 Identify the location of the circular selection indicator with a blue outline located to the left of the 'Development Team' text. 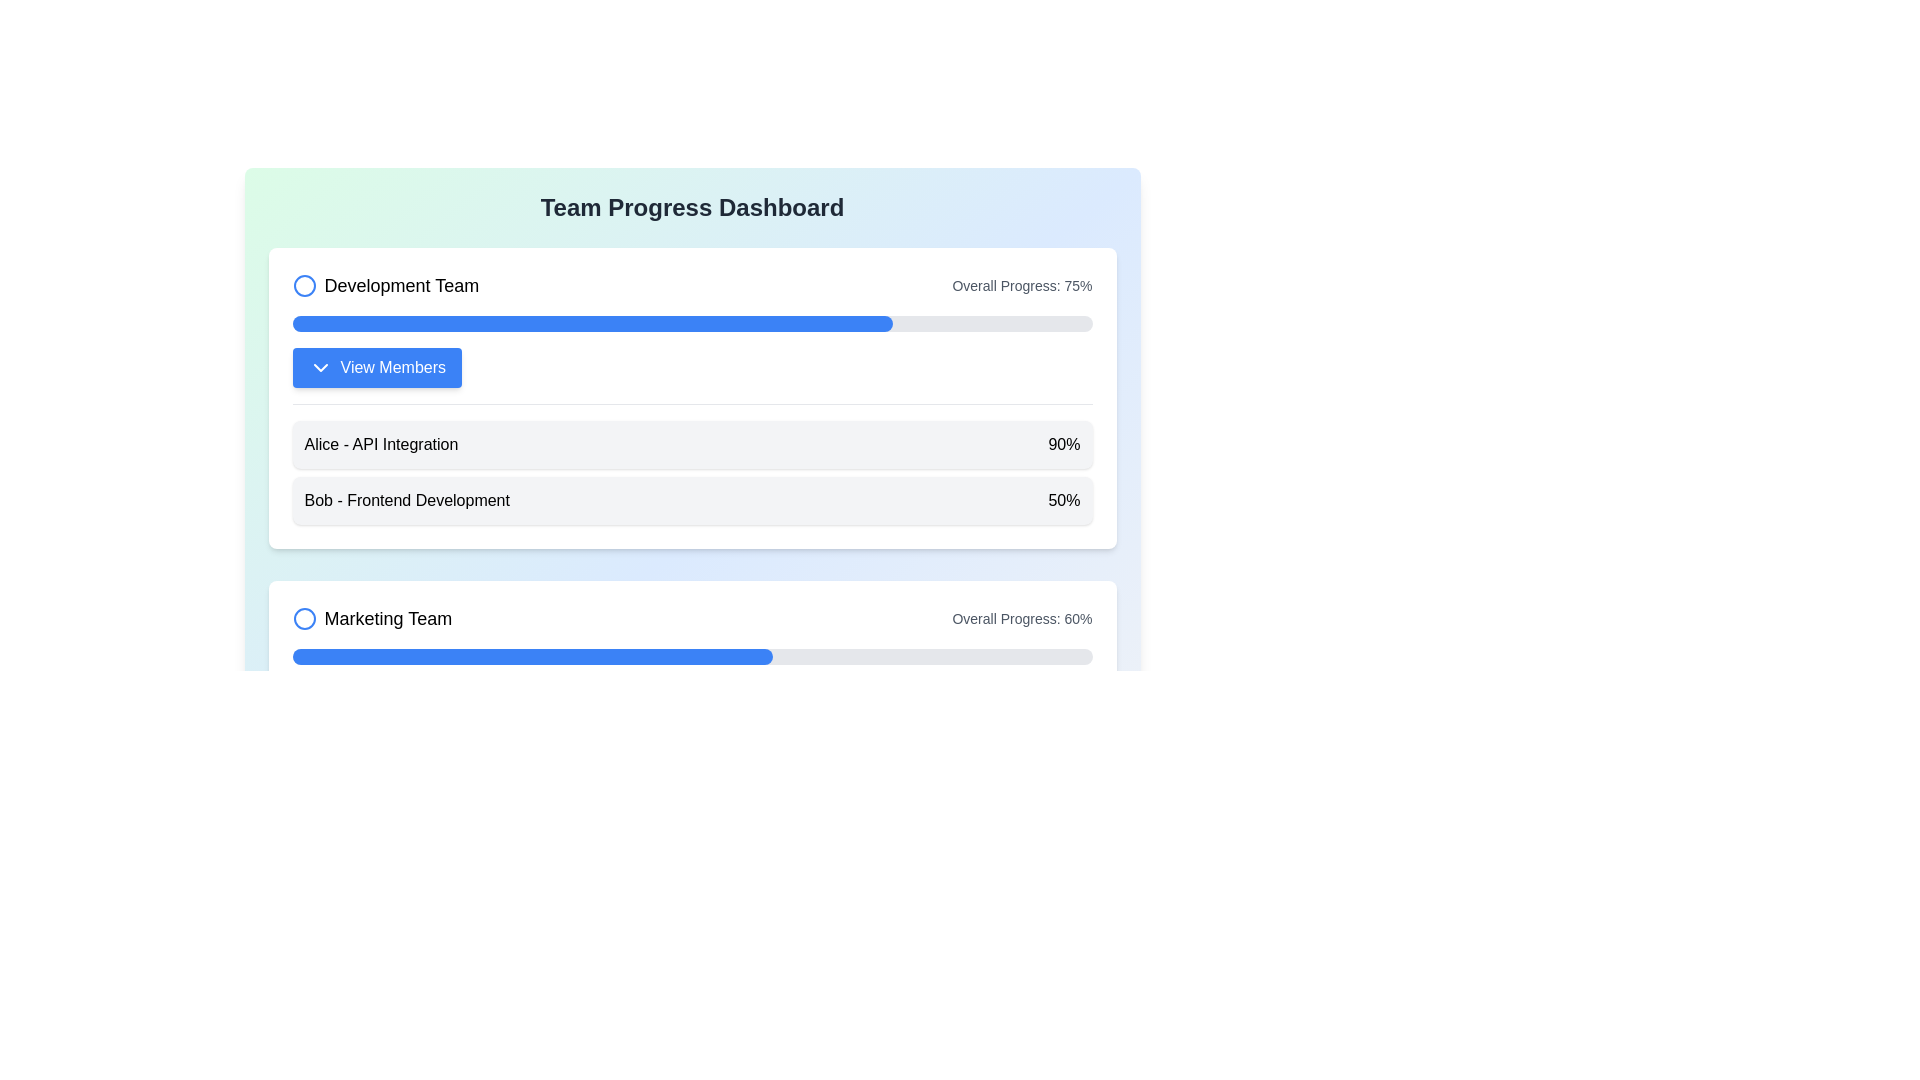
(303, 285).